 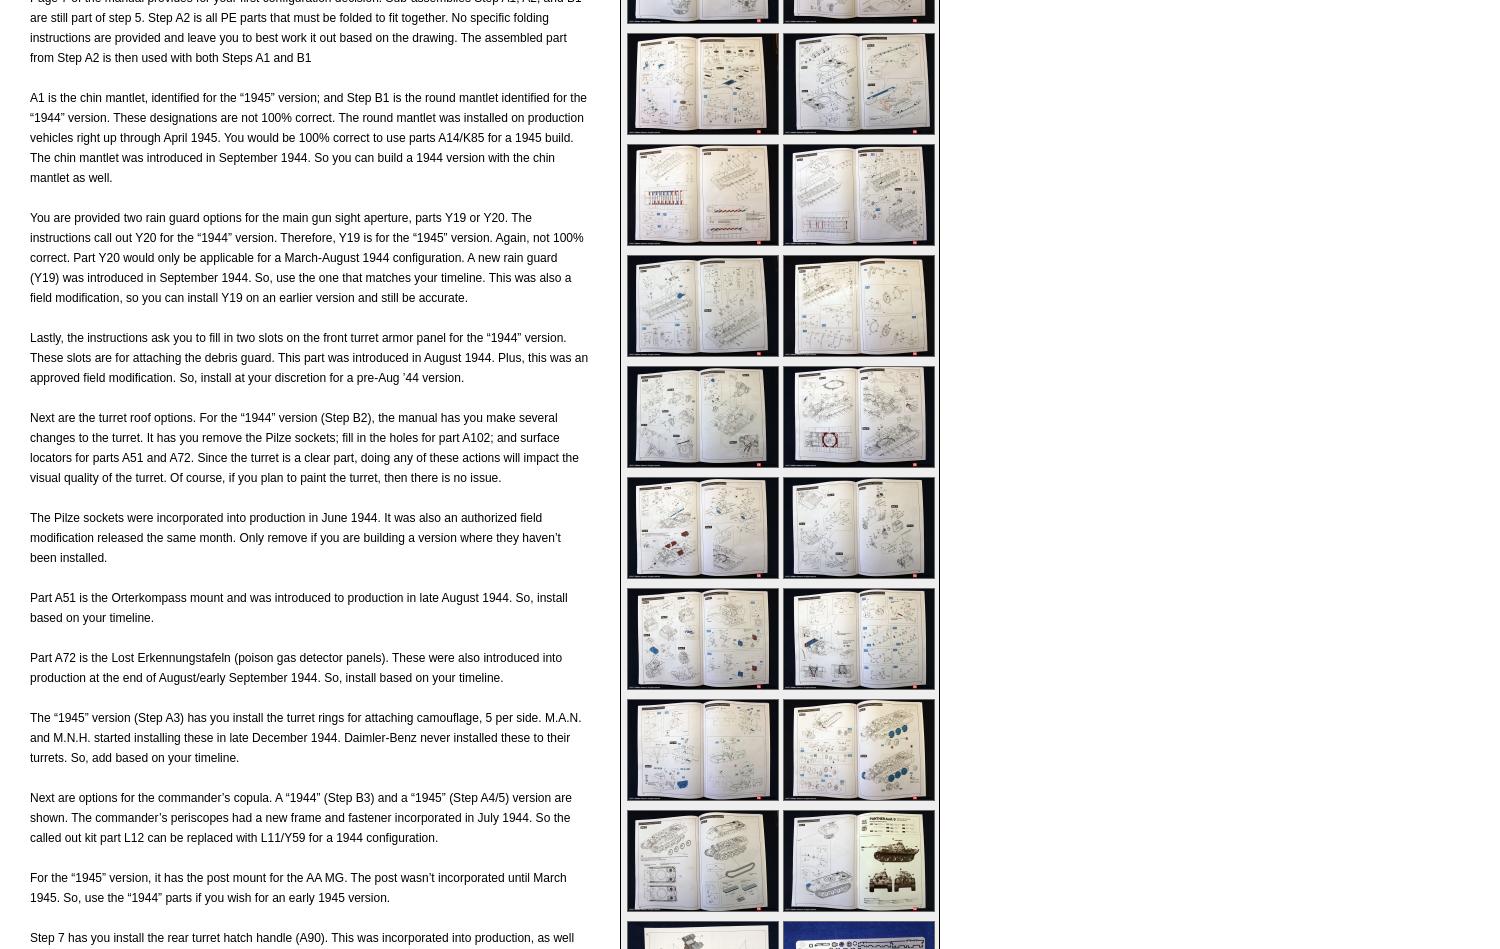 I want to click on 'Part A51 is the Orterkompass mount and was introduced to production in late August 1944. So, install based on your timeline.', so click(x=30, y=607).